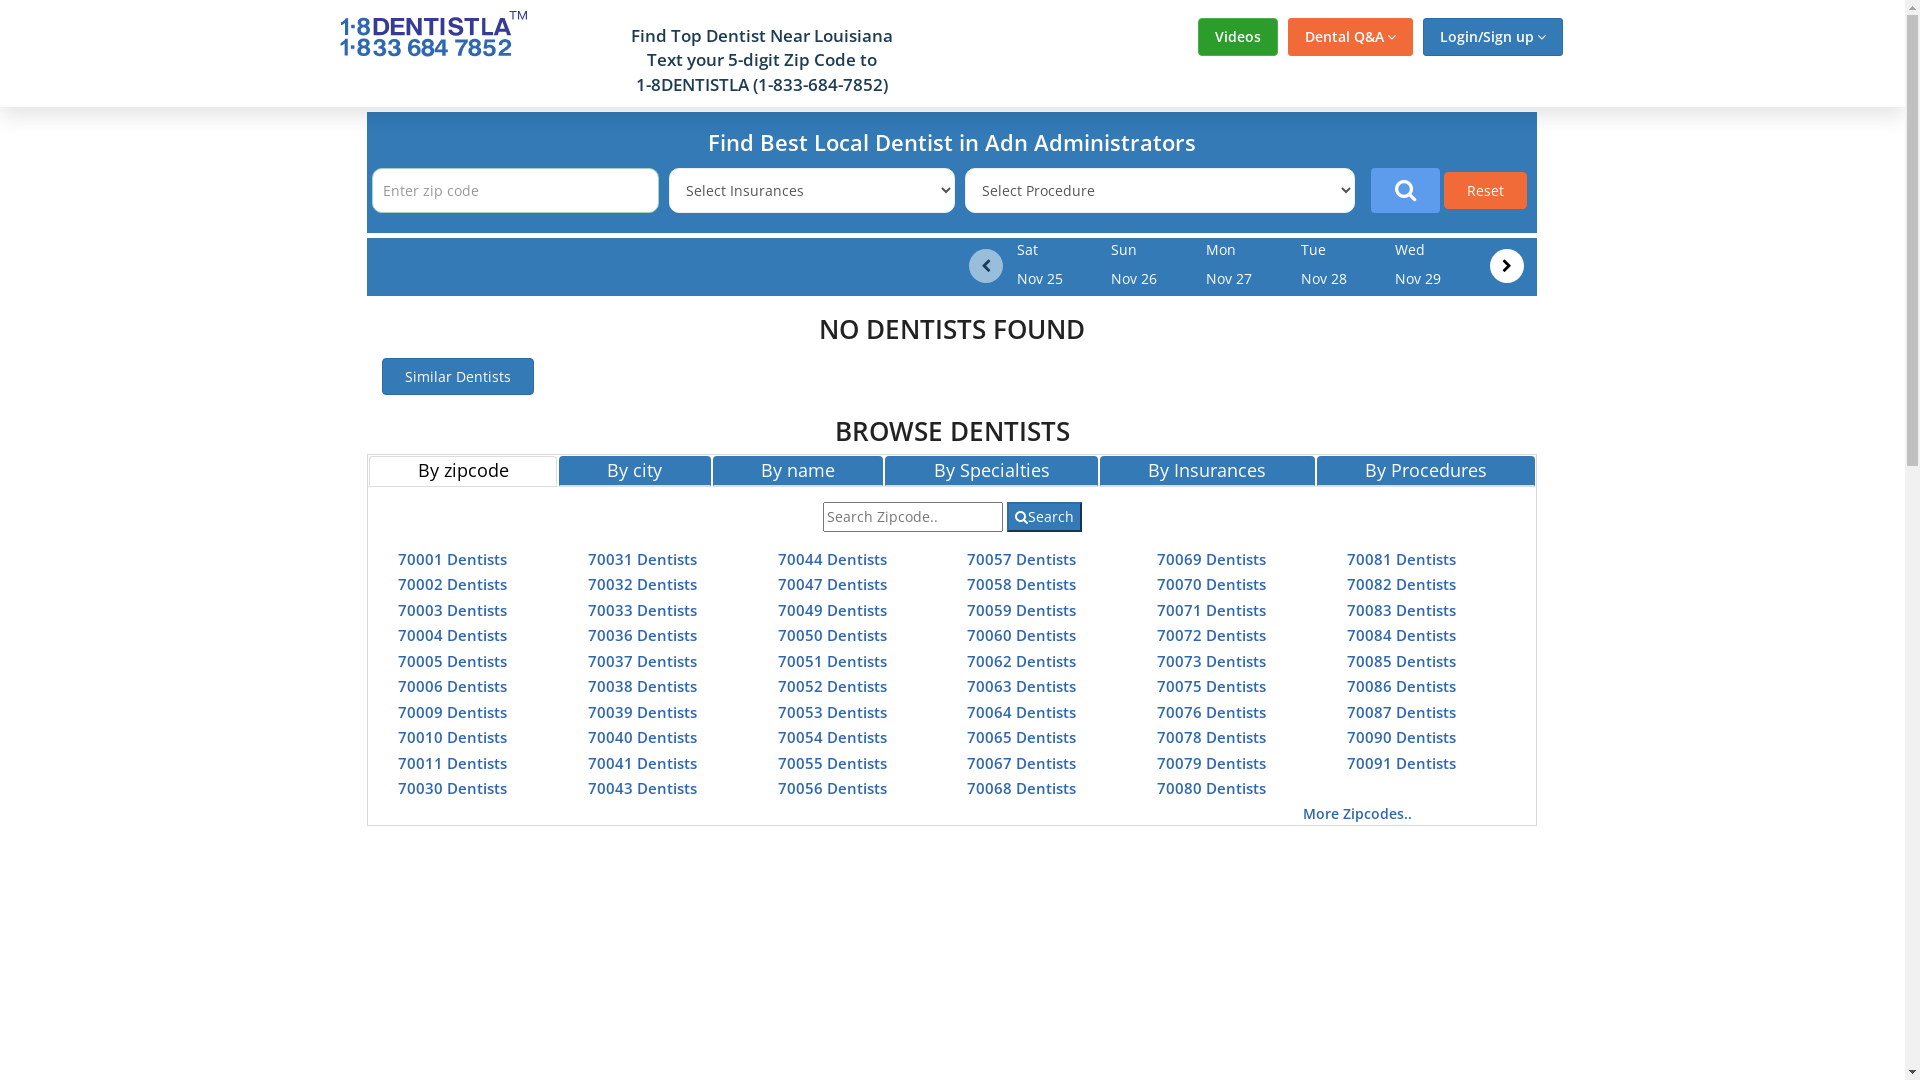 This screenshot has width=1920, height=1080. What do you see at coordinates (1347, 659) in the screenshot?
I see `'70085 Dentists'` at bounding box center [1347, 659].